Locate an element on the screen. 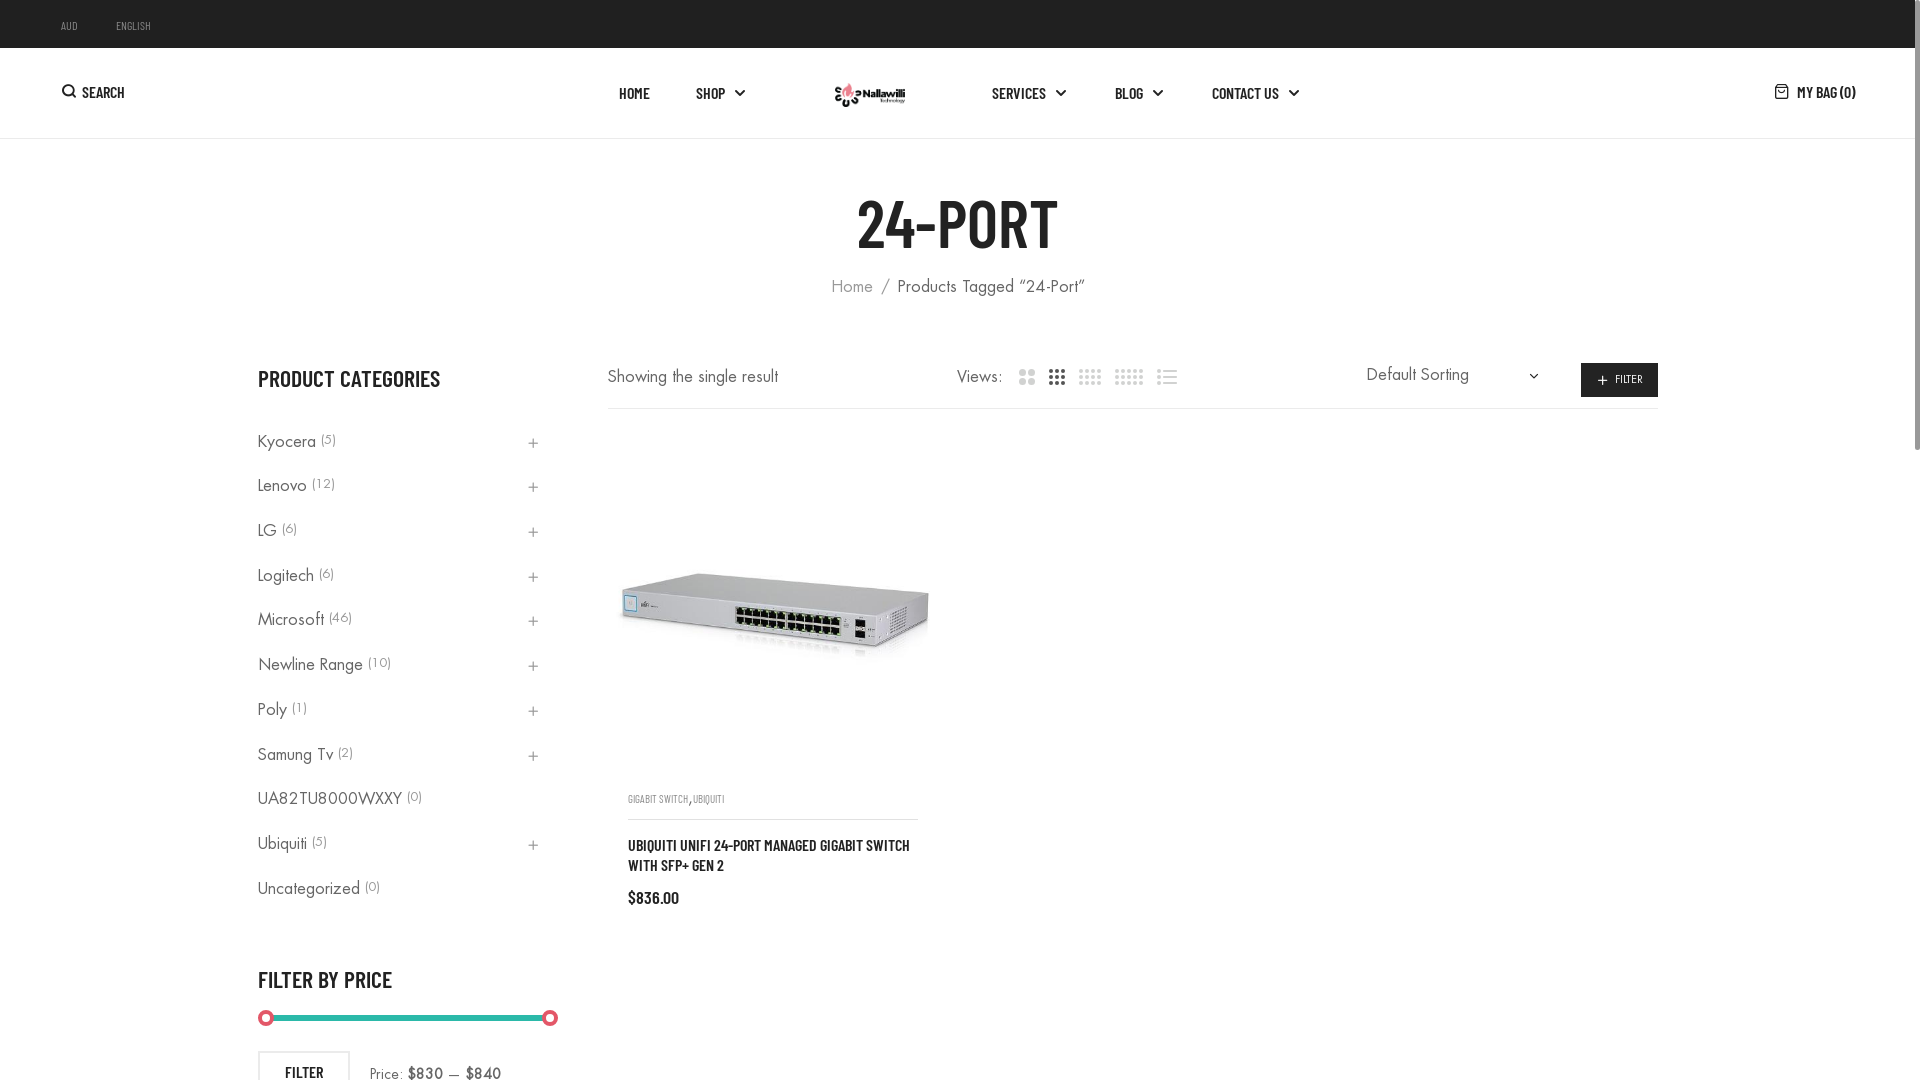  'MY BAG (0)' is located at coordinates (1814, 92).